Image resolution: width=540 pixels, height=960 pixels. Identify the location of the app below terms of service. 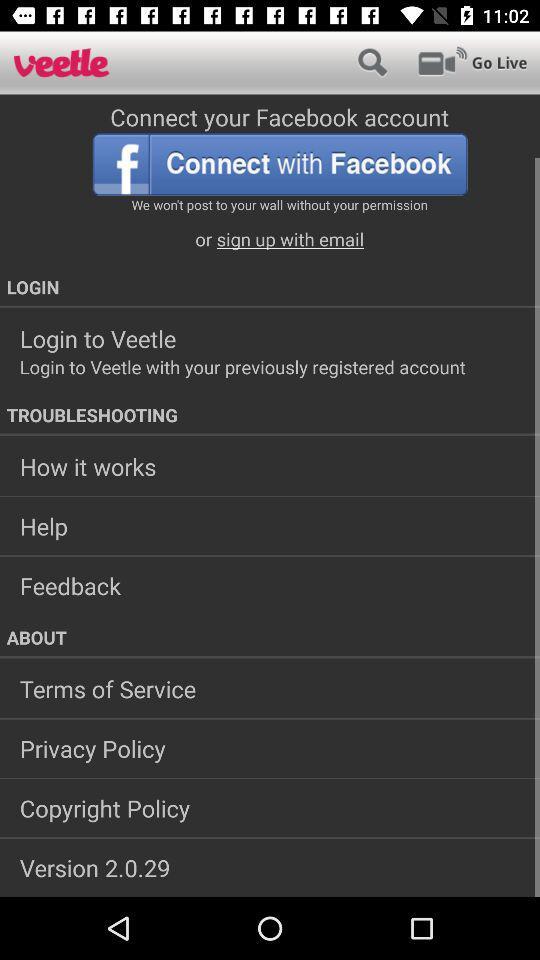
(270, 747).